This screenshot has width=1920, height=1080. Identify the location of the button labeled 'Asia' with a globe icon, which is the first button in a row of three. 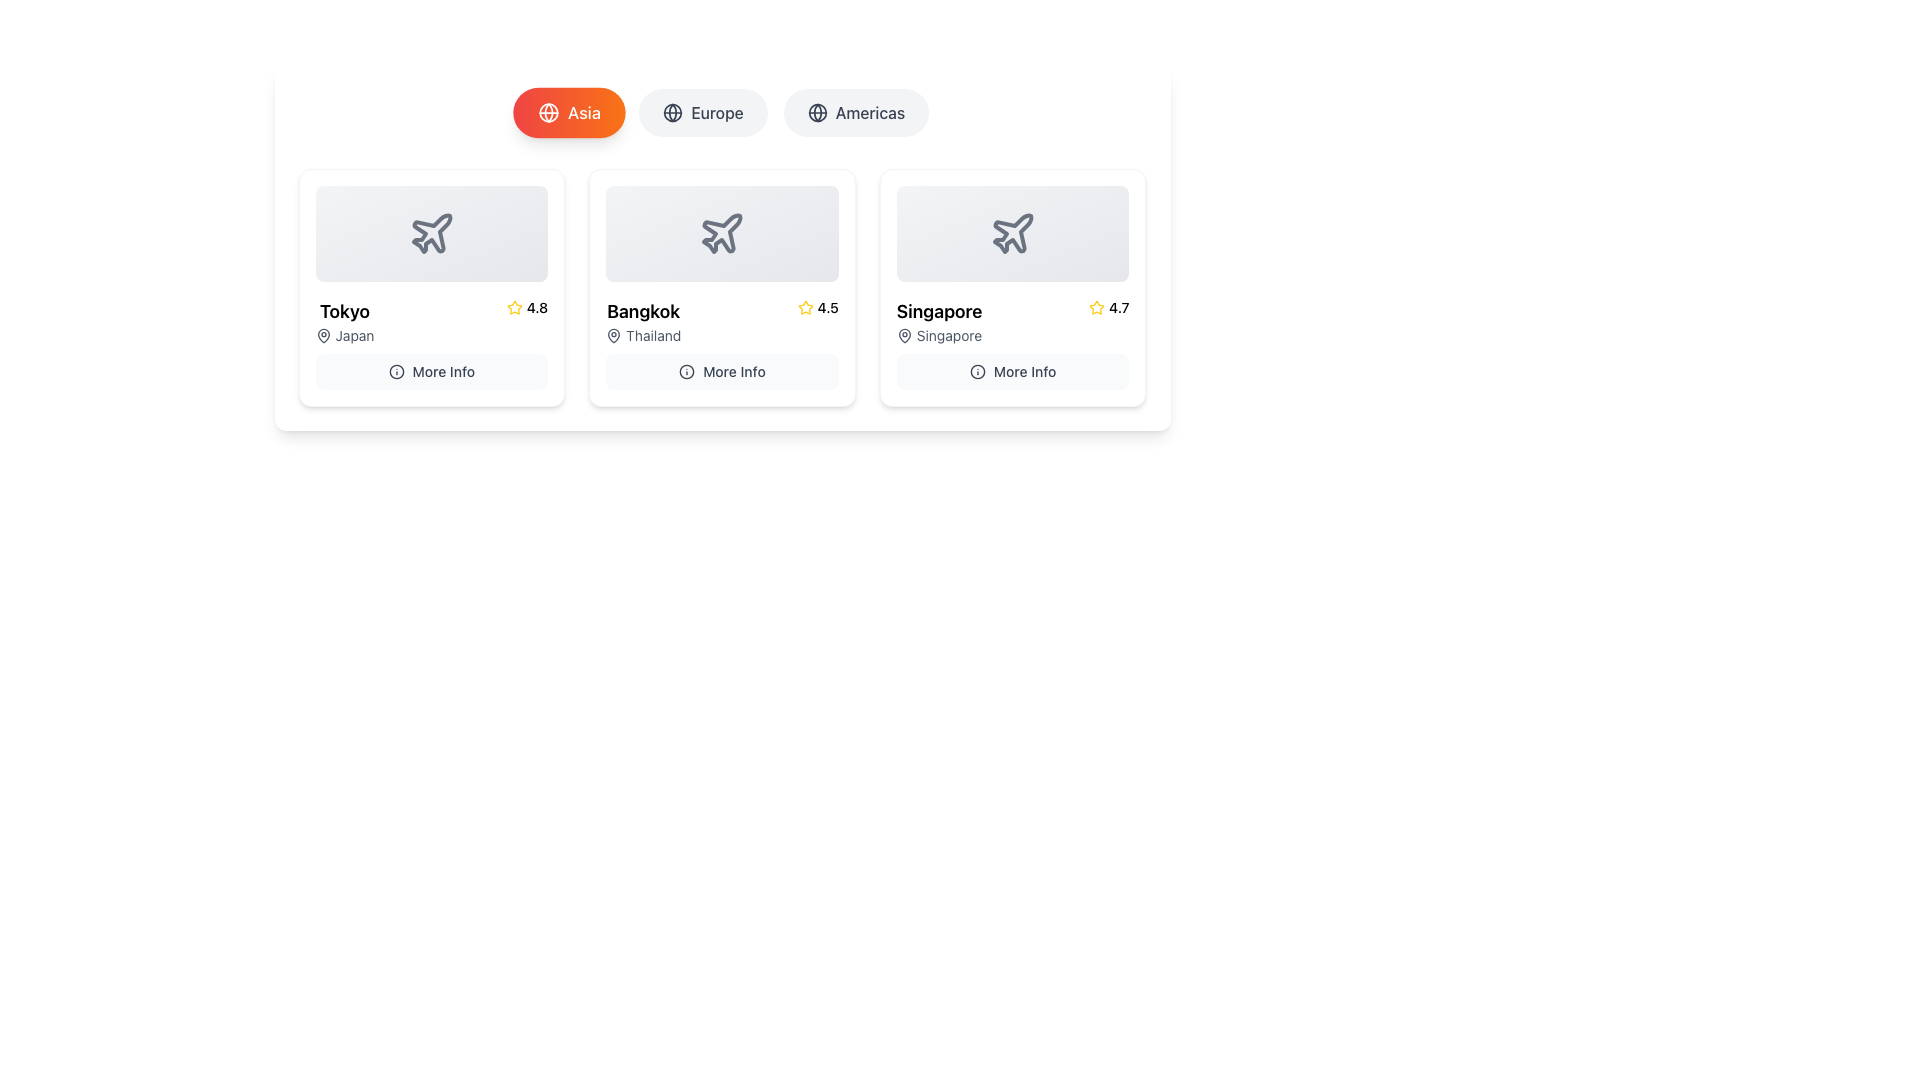
(568, 112).